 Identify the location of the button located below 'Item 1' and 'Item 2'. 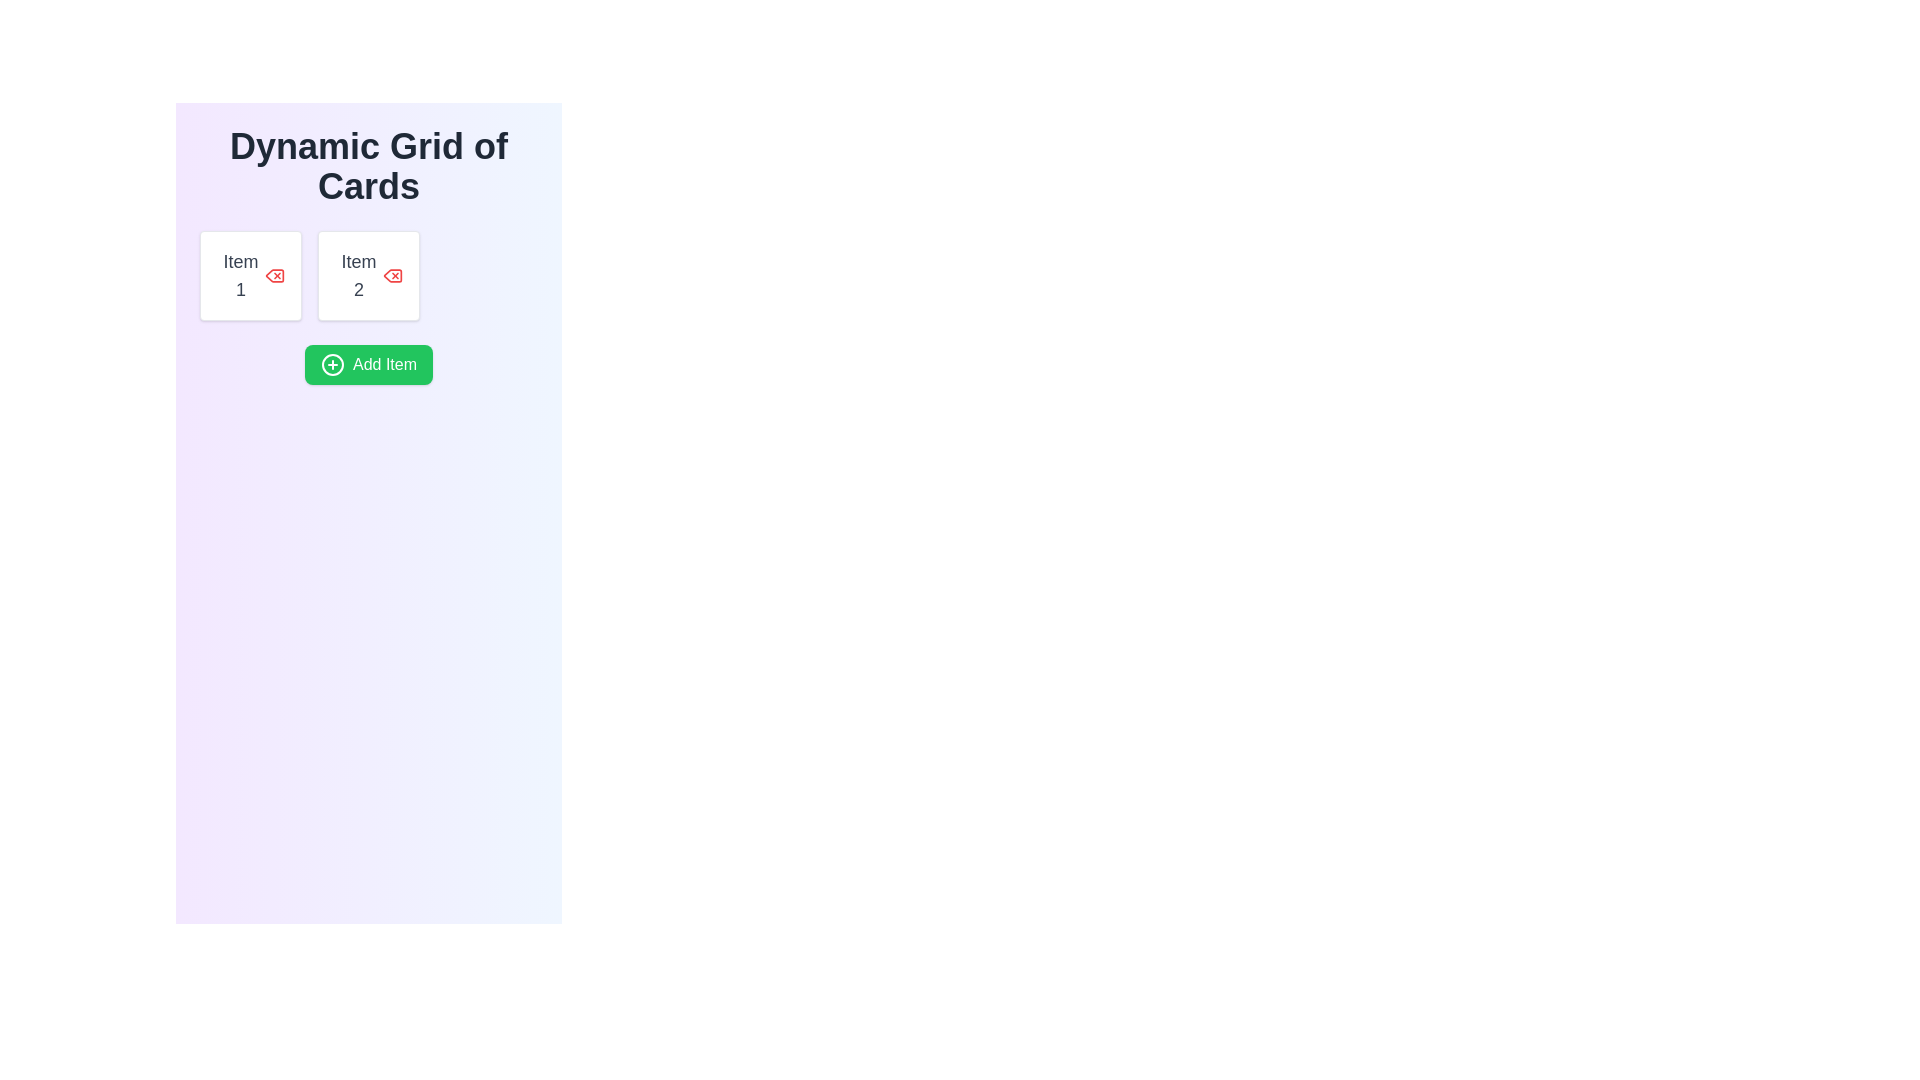
(369, 365).